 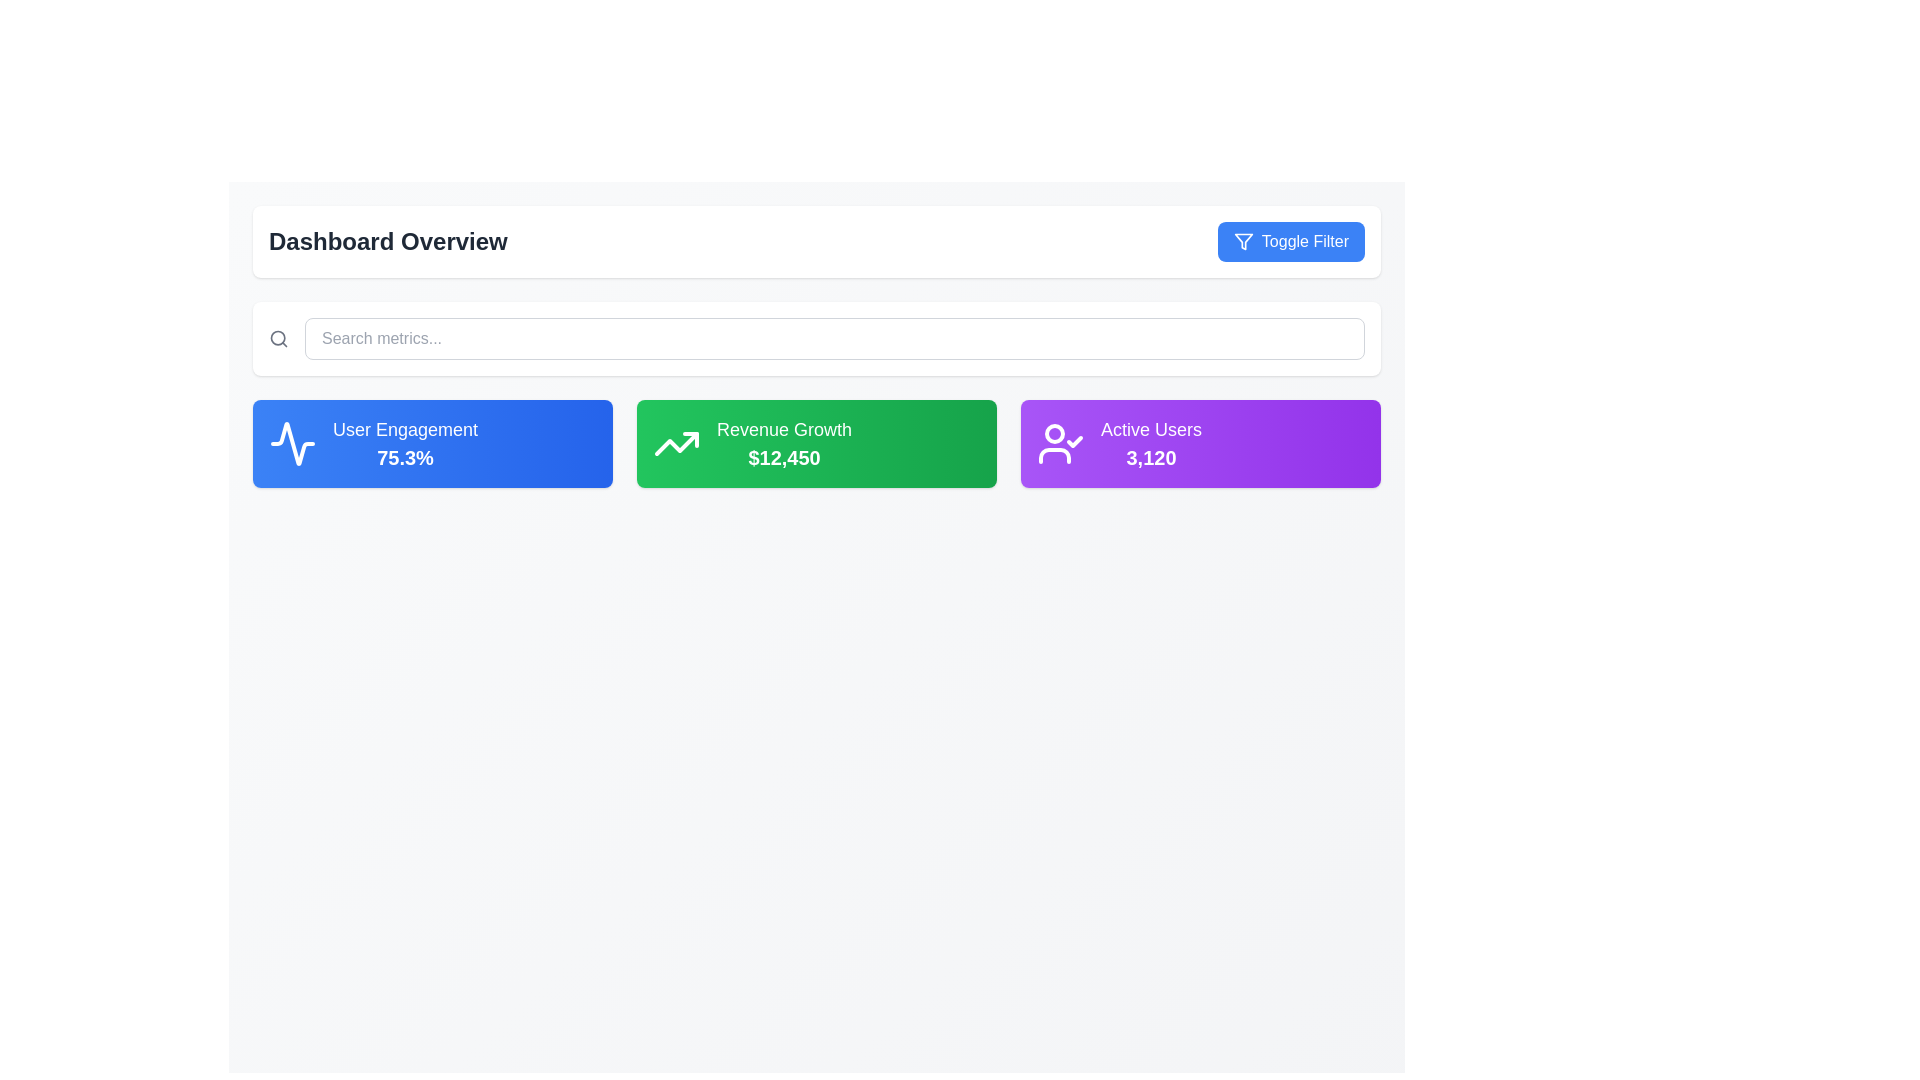 What do you see at coordinates (404, 458) in the screenshot?
I see `the text label displaying the percentage value for user engagement, located within the blue rectangular box labeled 'User Engagement'` at bounding box center [404, 458].